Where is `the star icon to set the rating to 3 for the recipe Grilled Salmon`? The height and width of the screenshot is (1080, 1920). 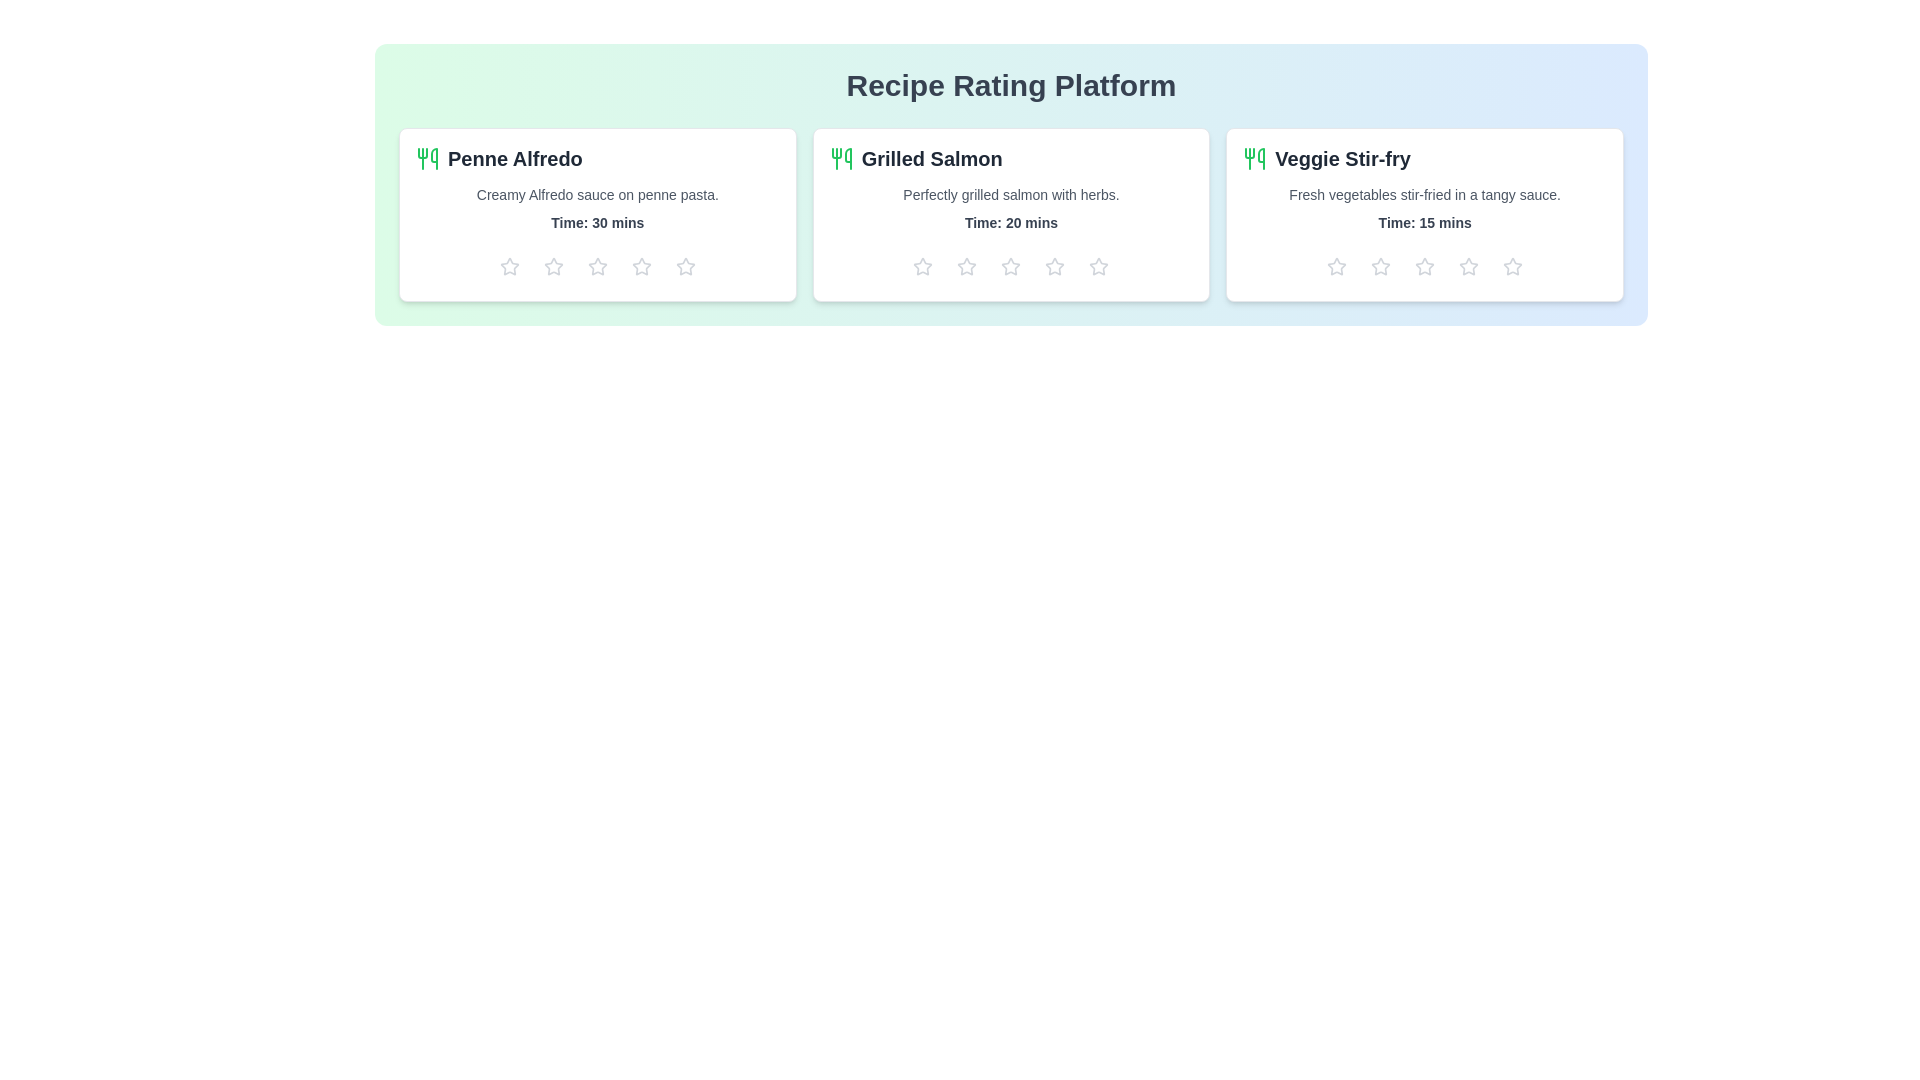
the star icon to set the rating to 3 for the recipe Grilled Salmon is located at coordinates (1011, 265).